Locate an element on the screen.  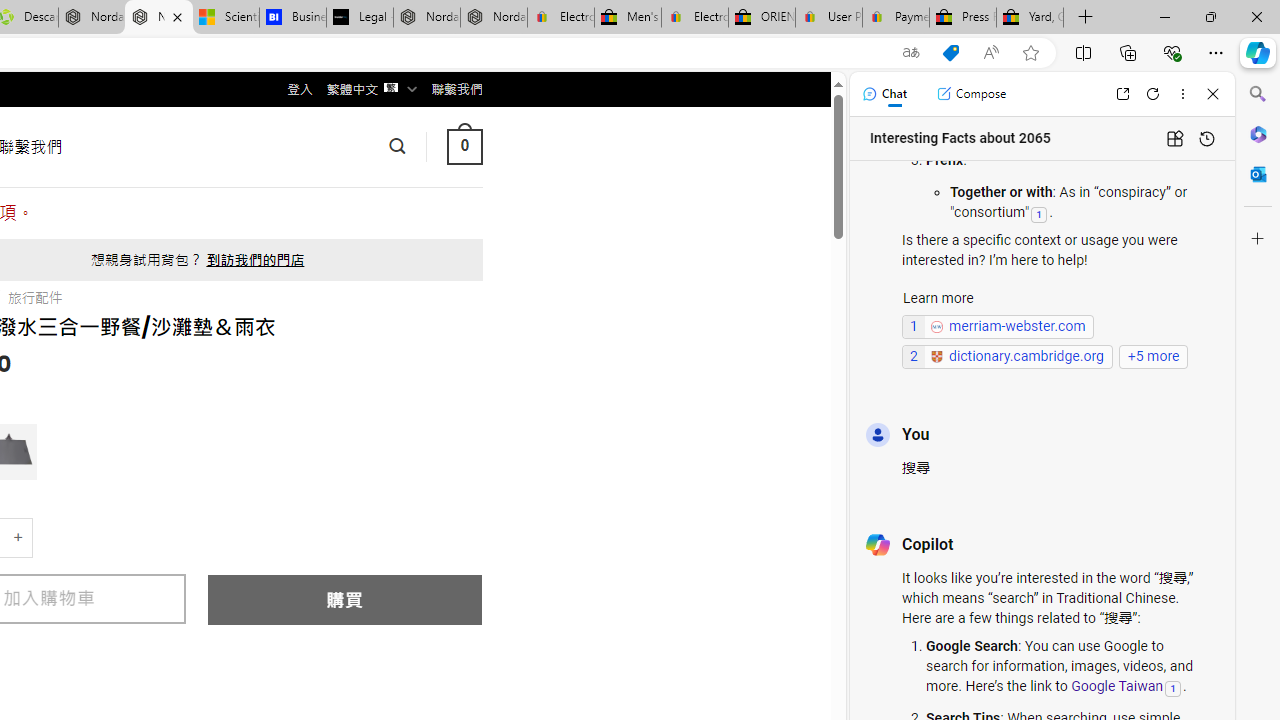
'Payments Terms of Use | eBay.com' is located at coordinates (895, 17).